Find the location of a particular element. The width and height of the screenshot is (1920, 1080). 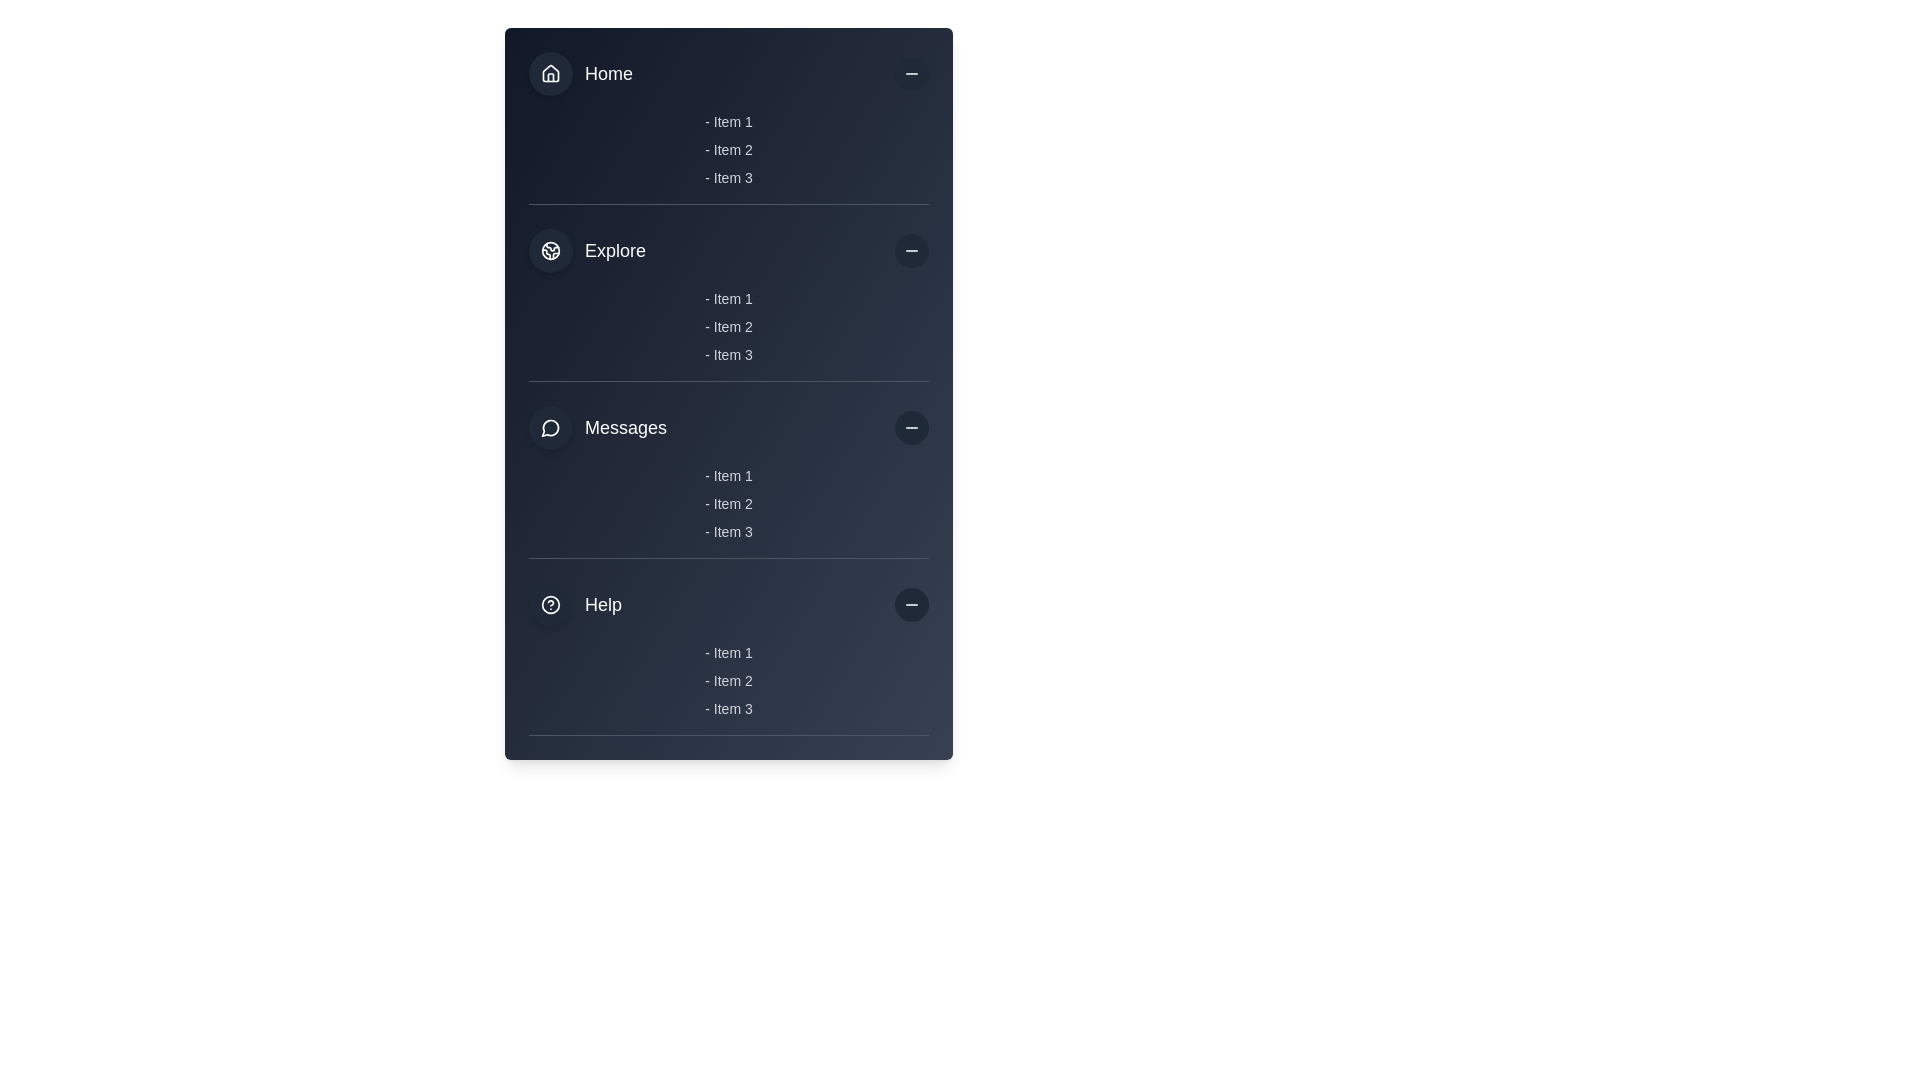

the help icon located to the left of the 'Help' label in the vertical menu is located at coordinates (551, 604).